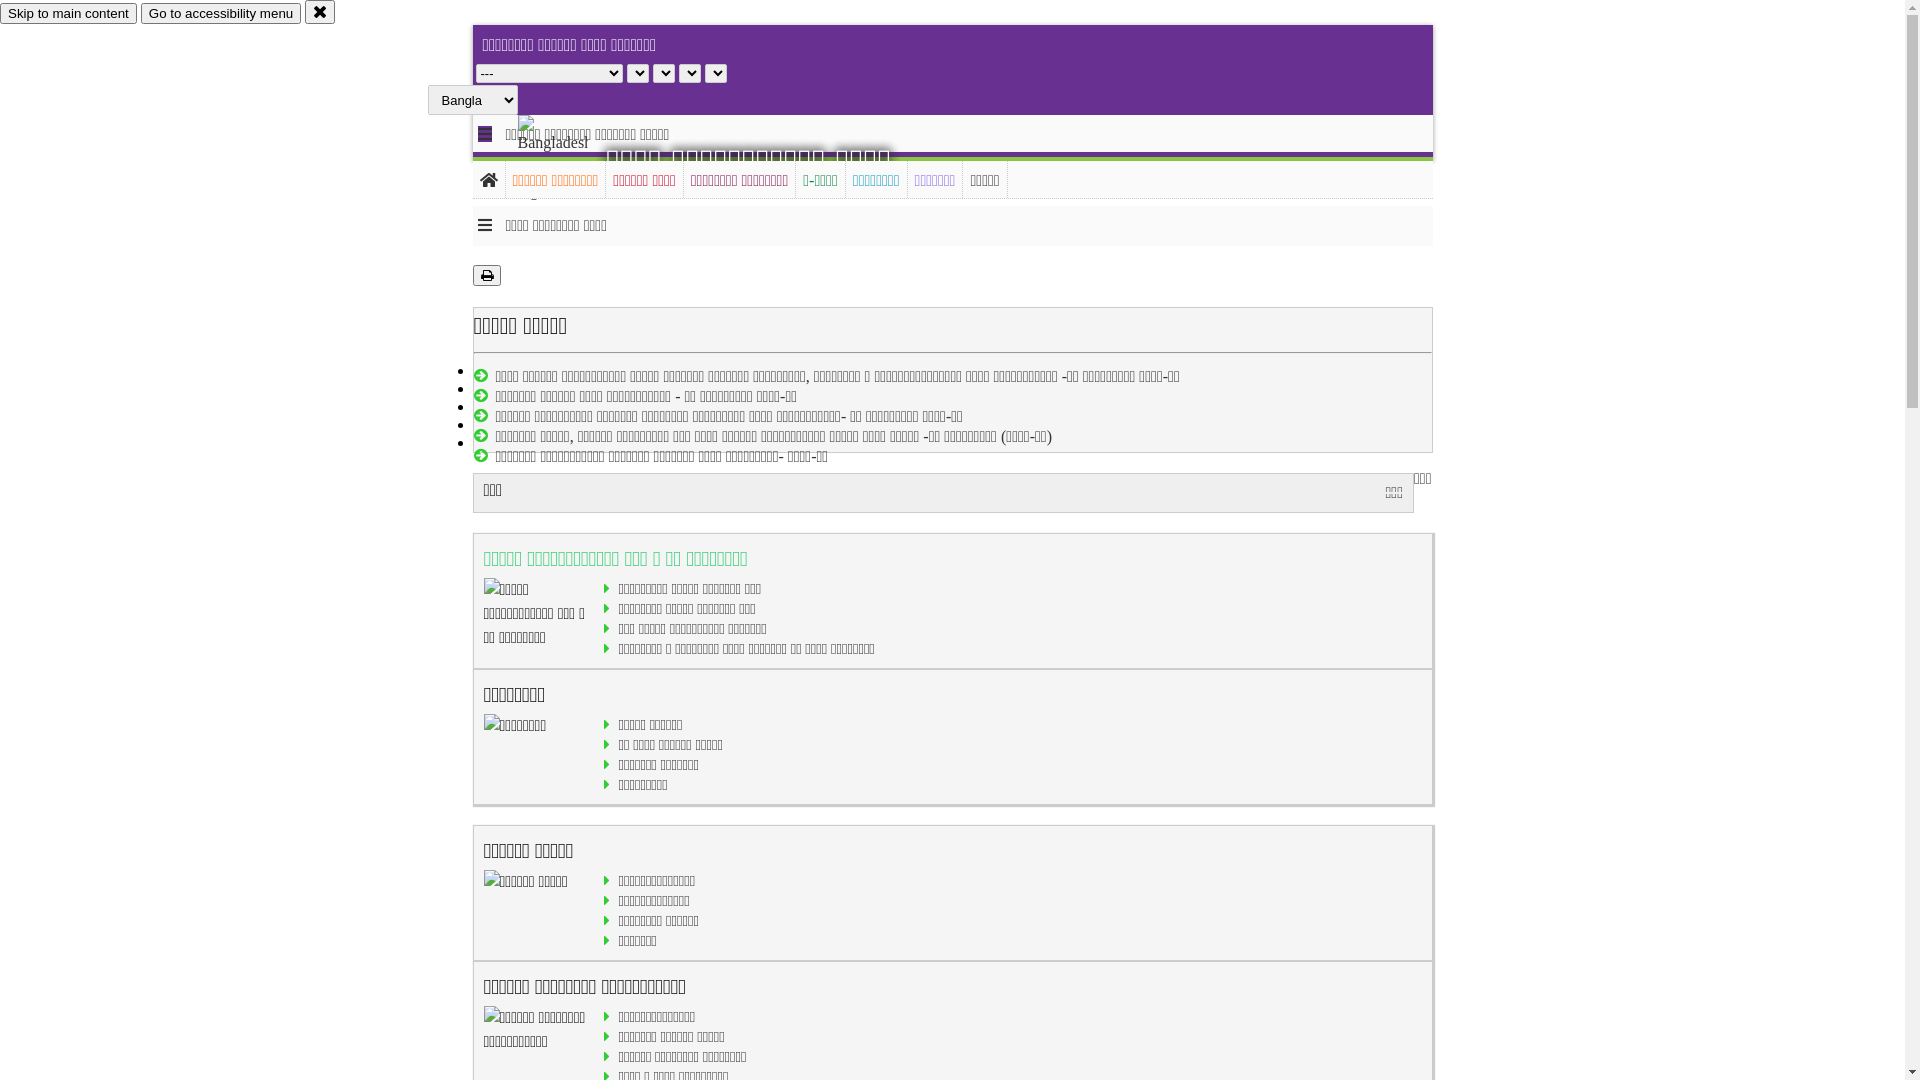 The width and height of the screenshot is (1920, 1080). What do you see at coordinates (68, 13) in the screenshot?
I see `'Skip to main content'` at bounding box center [68, 13].